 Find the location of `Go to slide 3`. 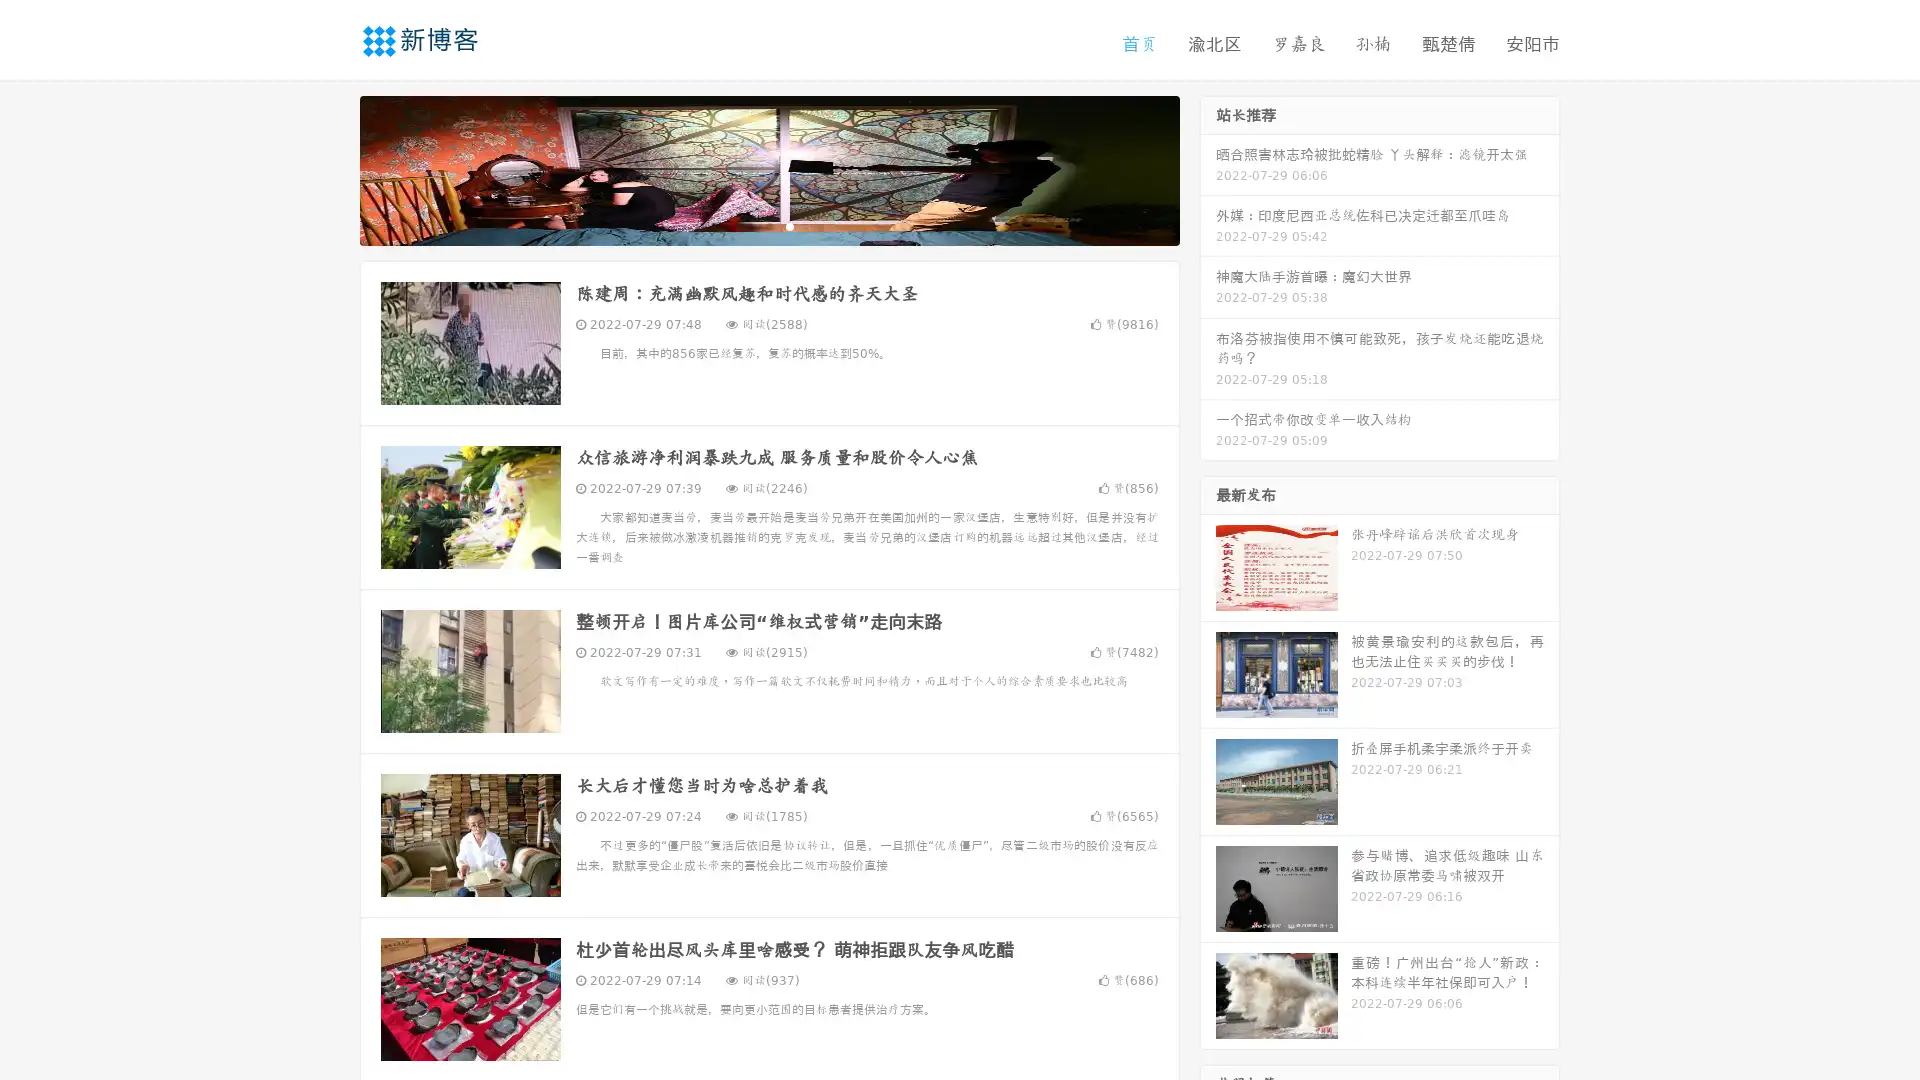

Go to slide 3 is located at coordinates (789, 225).